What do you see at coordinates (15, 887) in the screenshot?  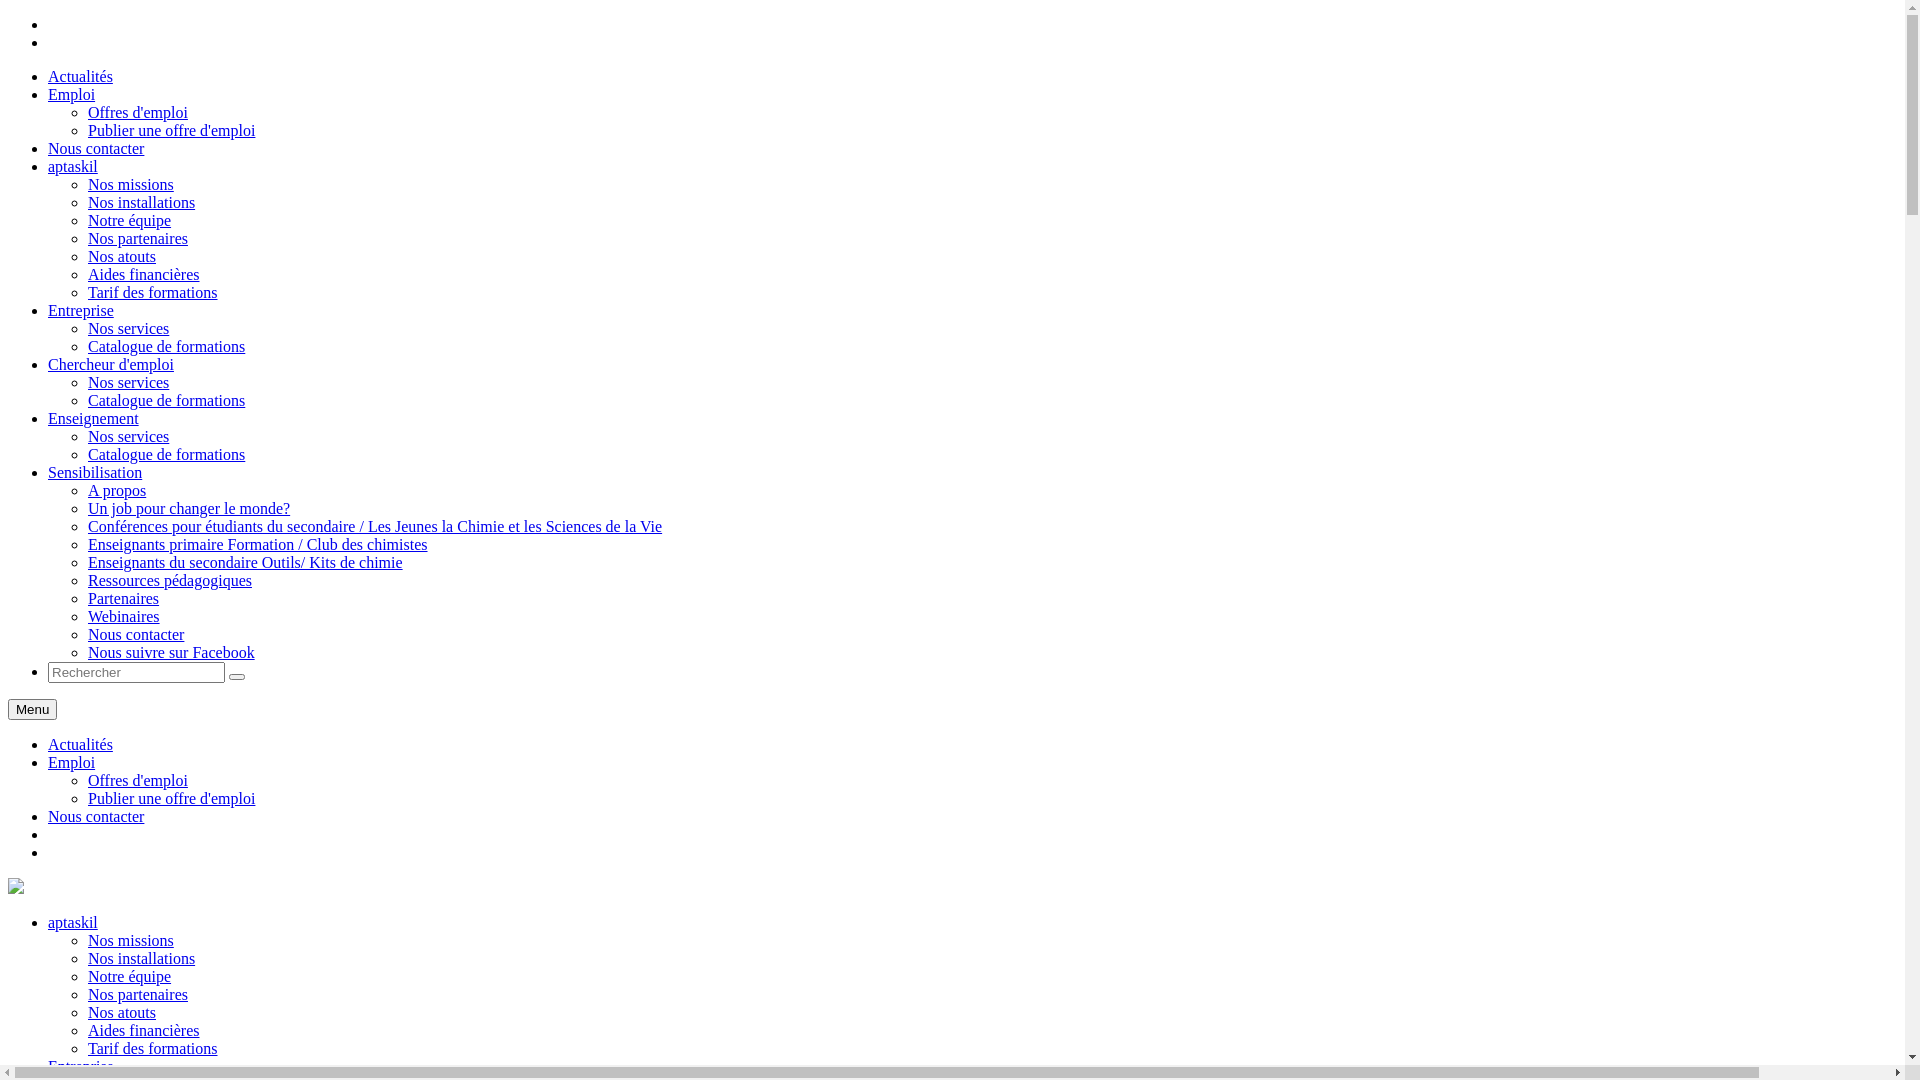 I see `'aptaskil'` at bounding box center [15, 887].